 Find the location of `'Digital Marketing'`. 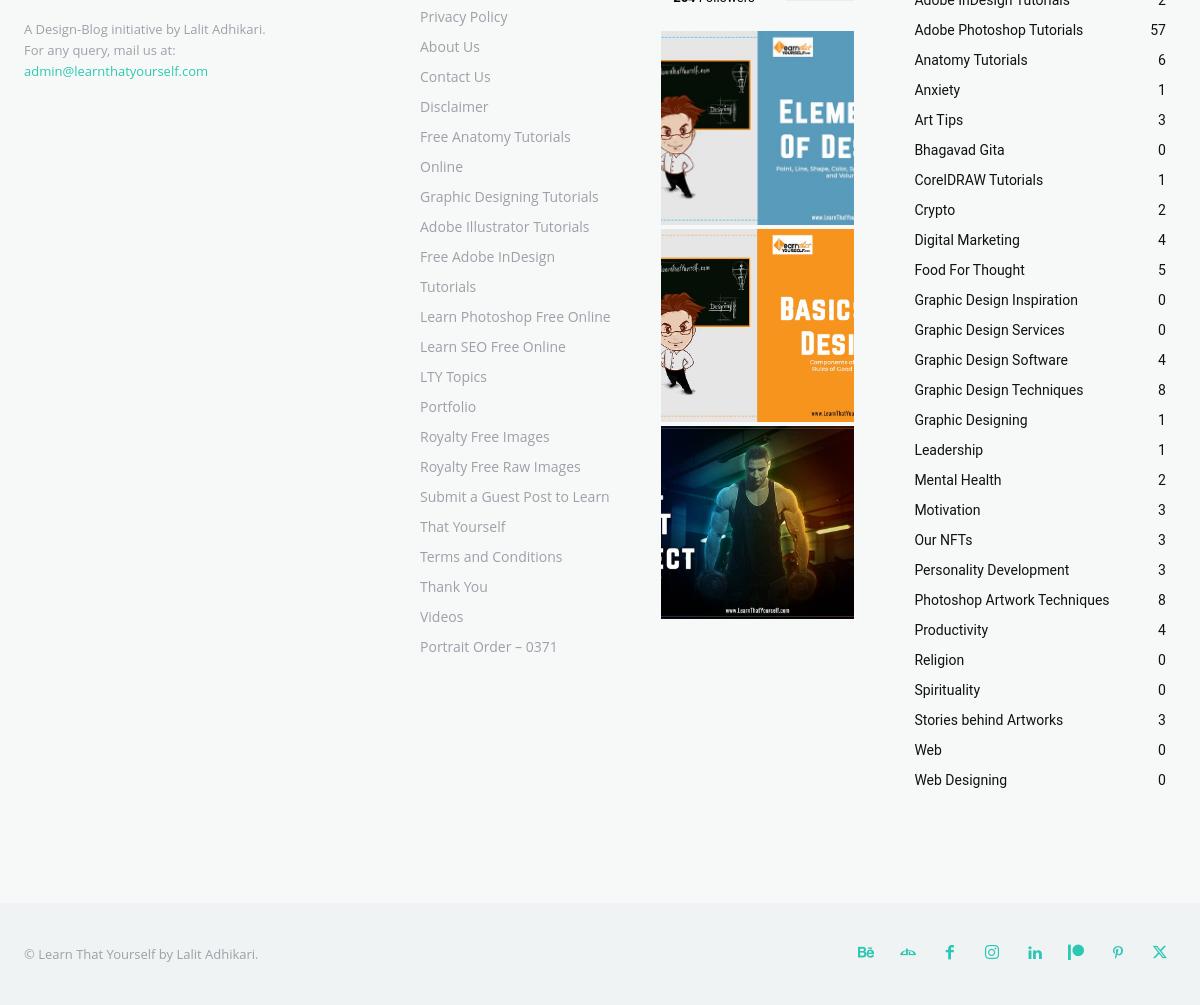

'Digital Marketing' is located at coordinates (966, 238).